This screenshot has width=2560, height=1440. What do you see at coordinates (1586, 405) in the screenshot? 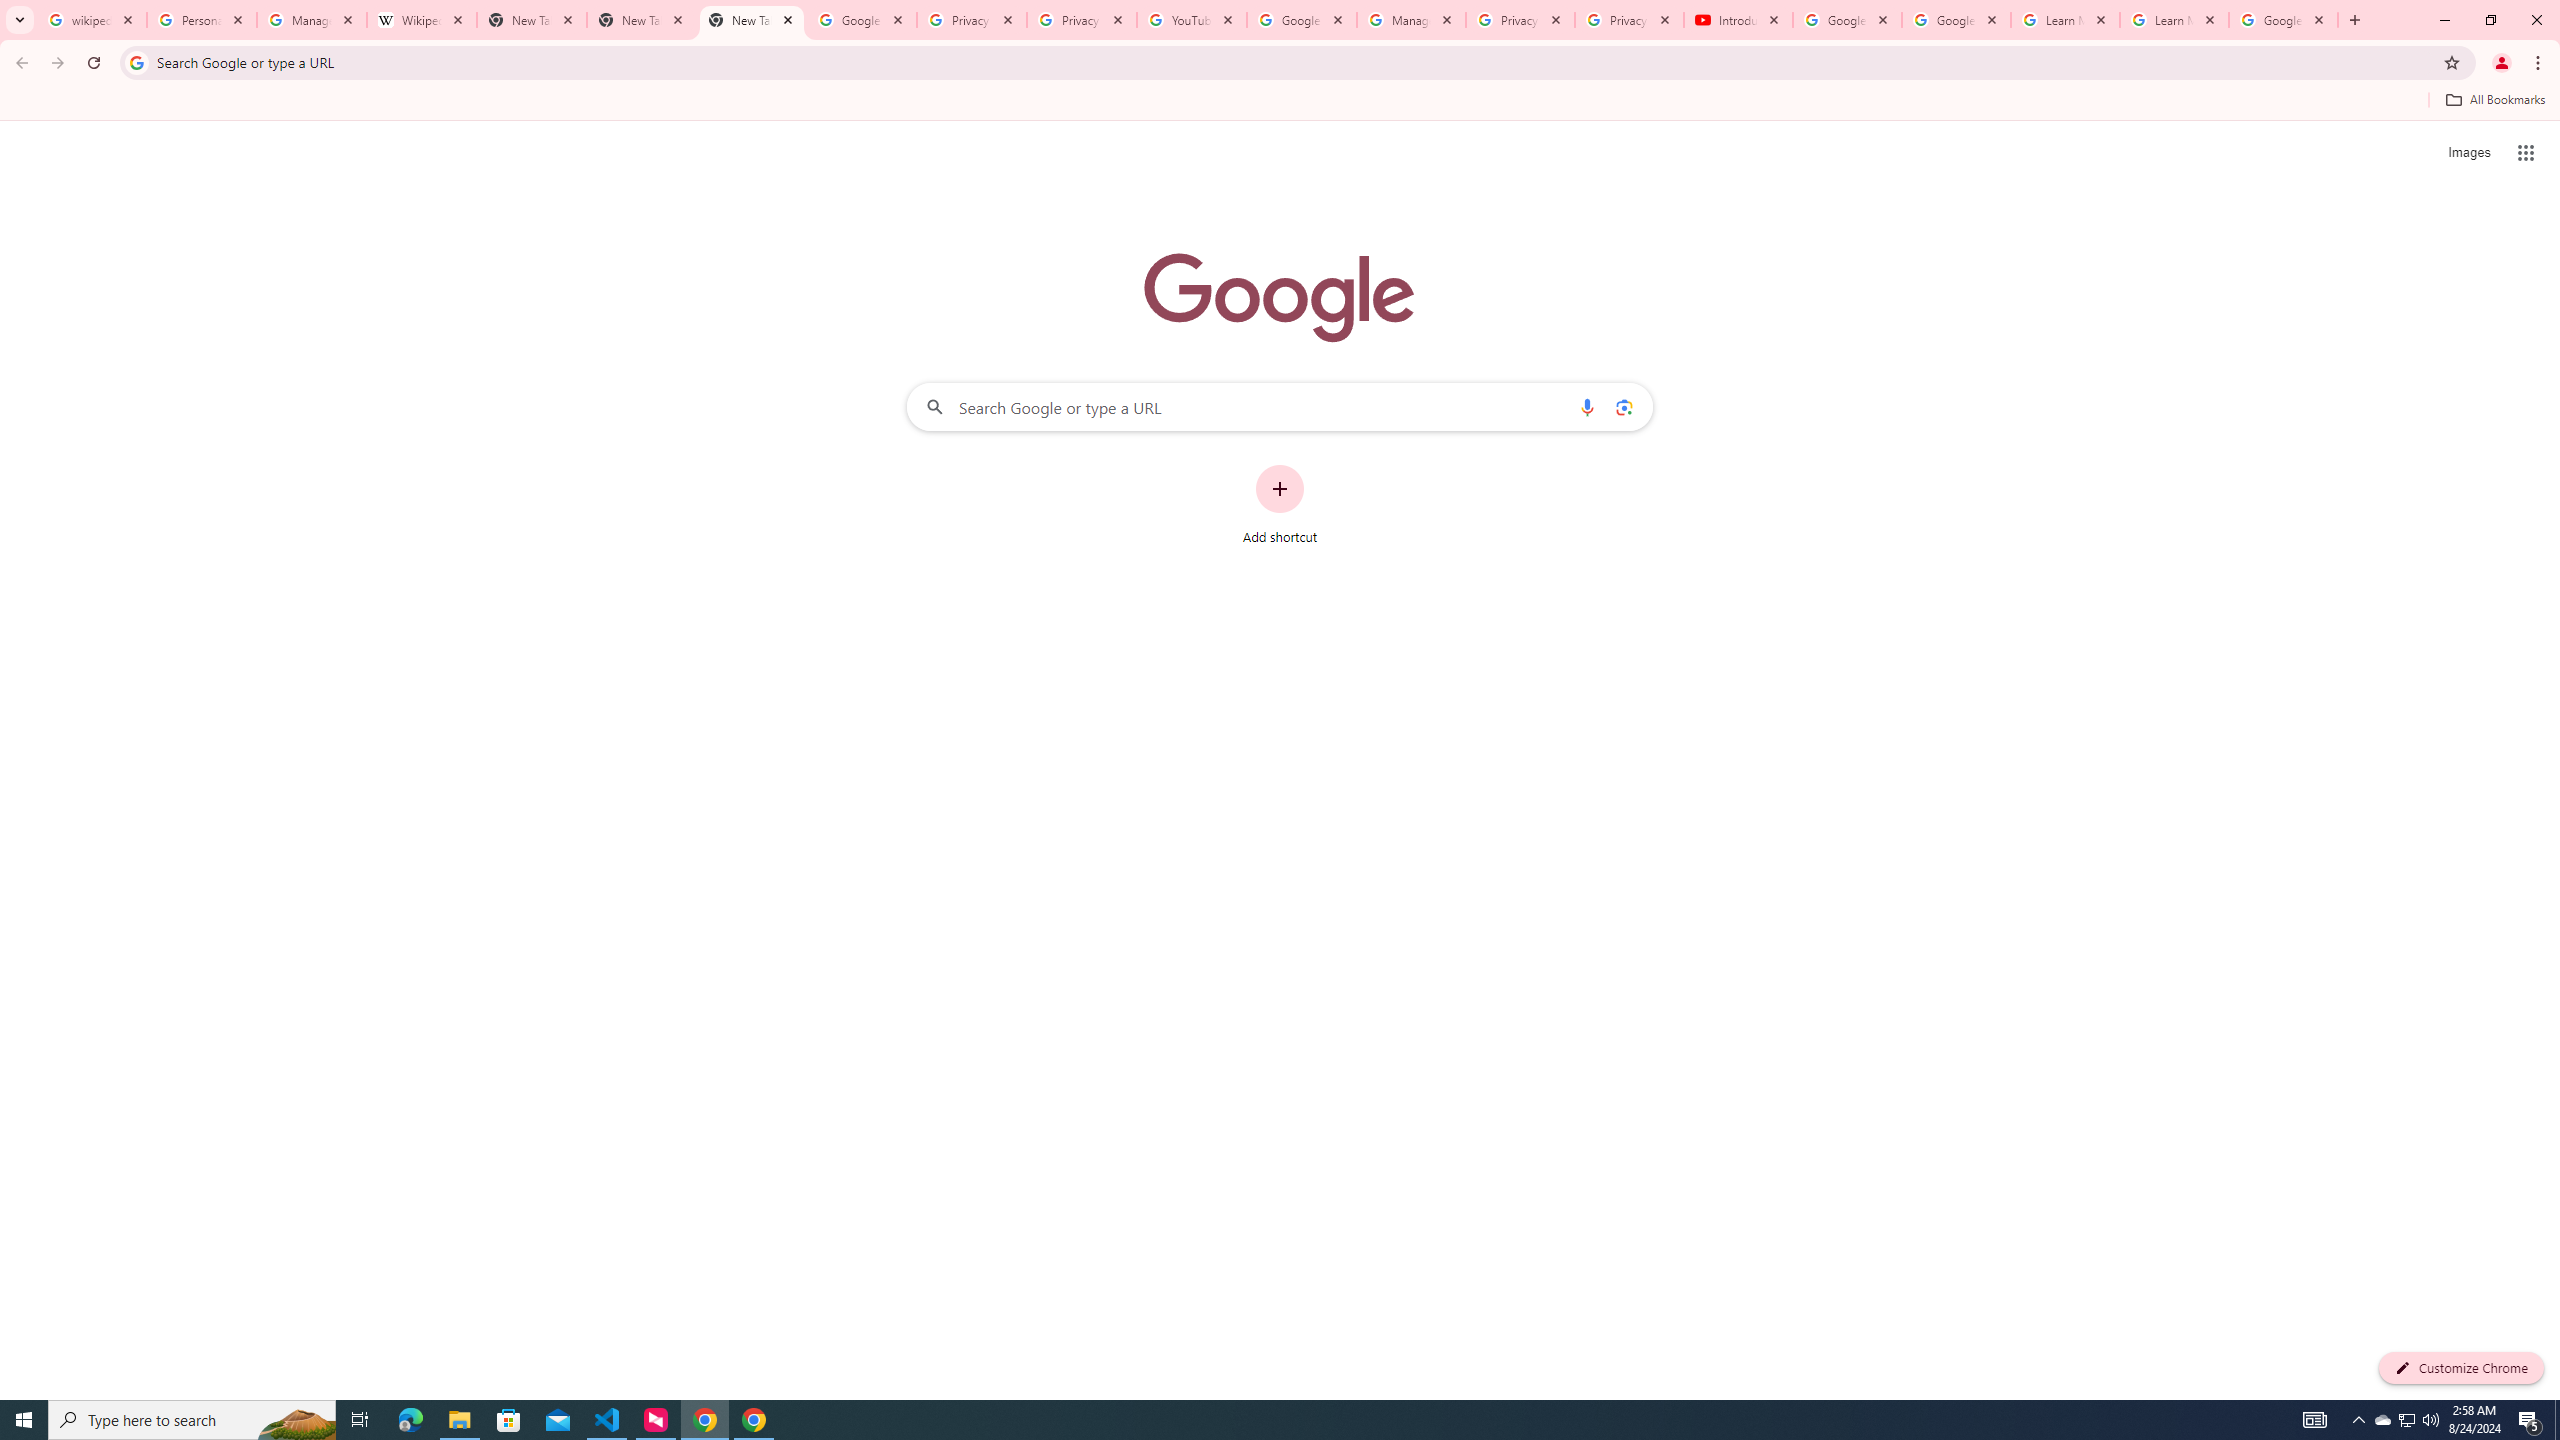
I see `'Search by voice'` at bounding box center [1586, 405].